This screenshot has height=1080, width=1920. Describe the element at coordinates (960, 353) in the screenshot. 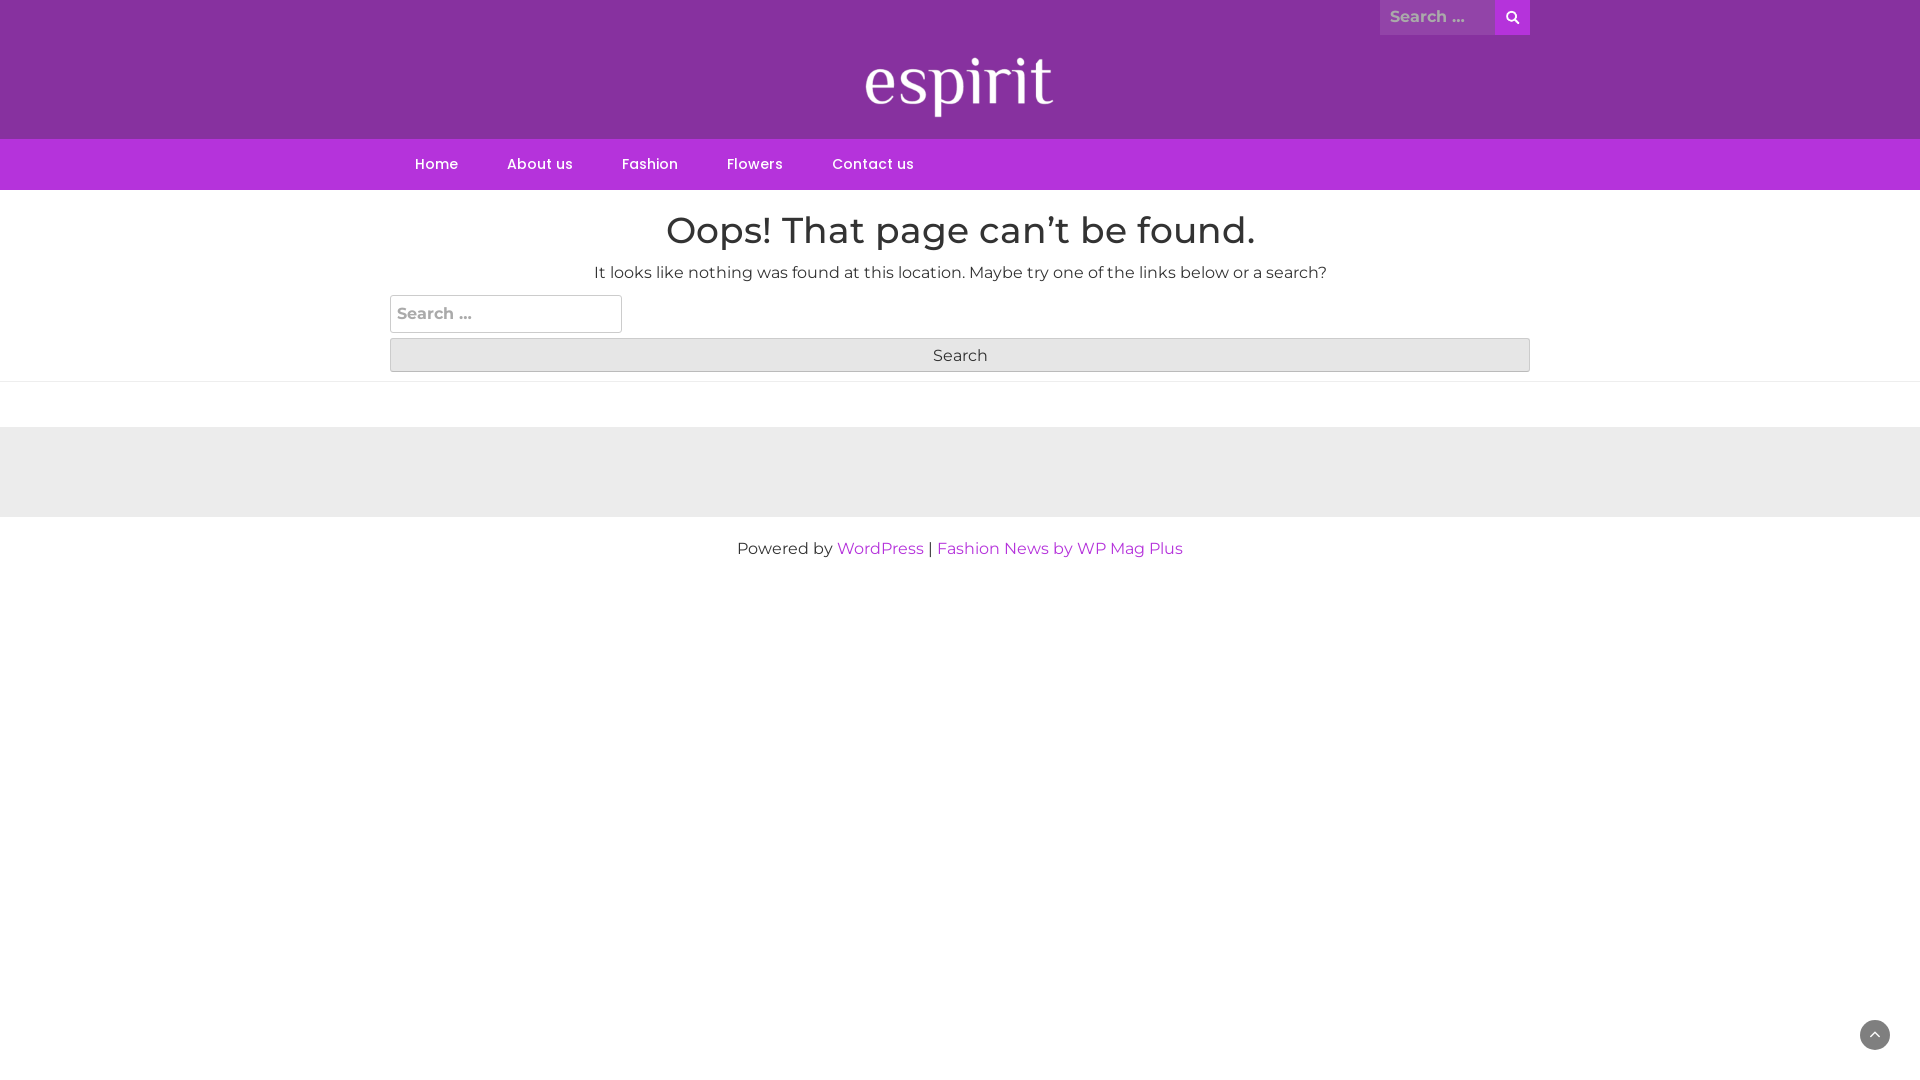

I see `'Search'` at that location.